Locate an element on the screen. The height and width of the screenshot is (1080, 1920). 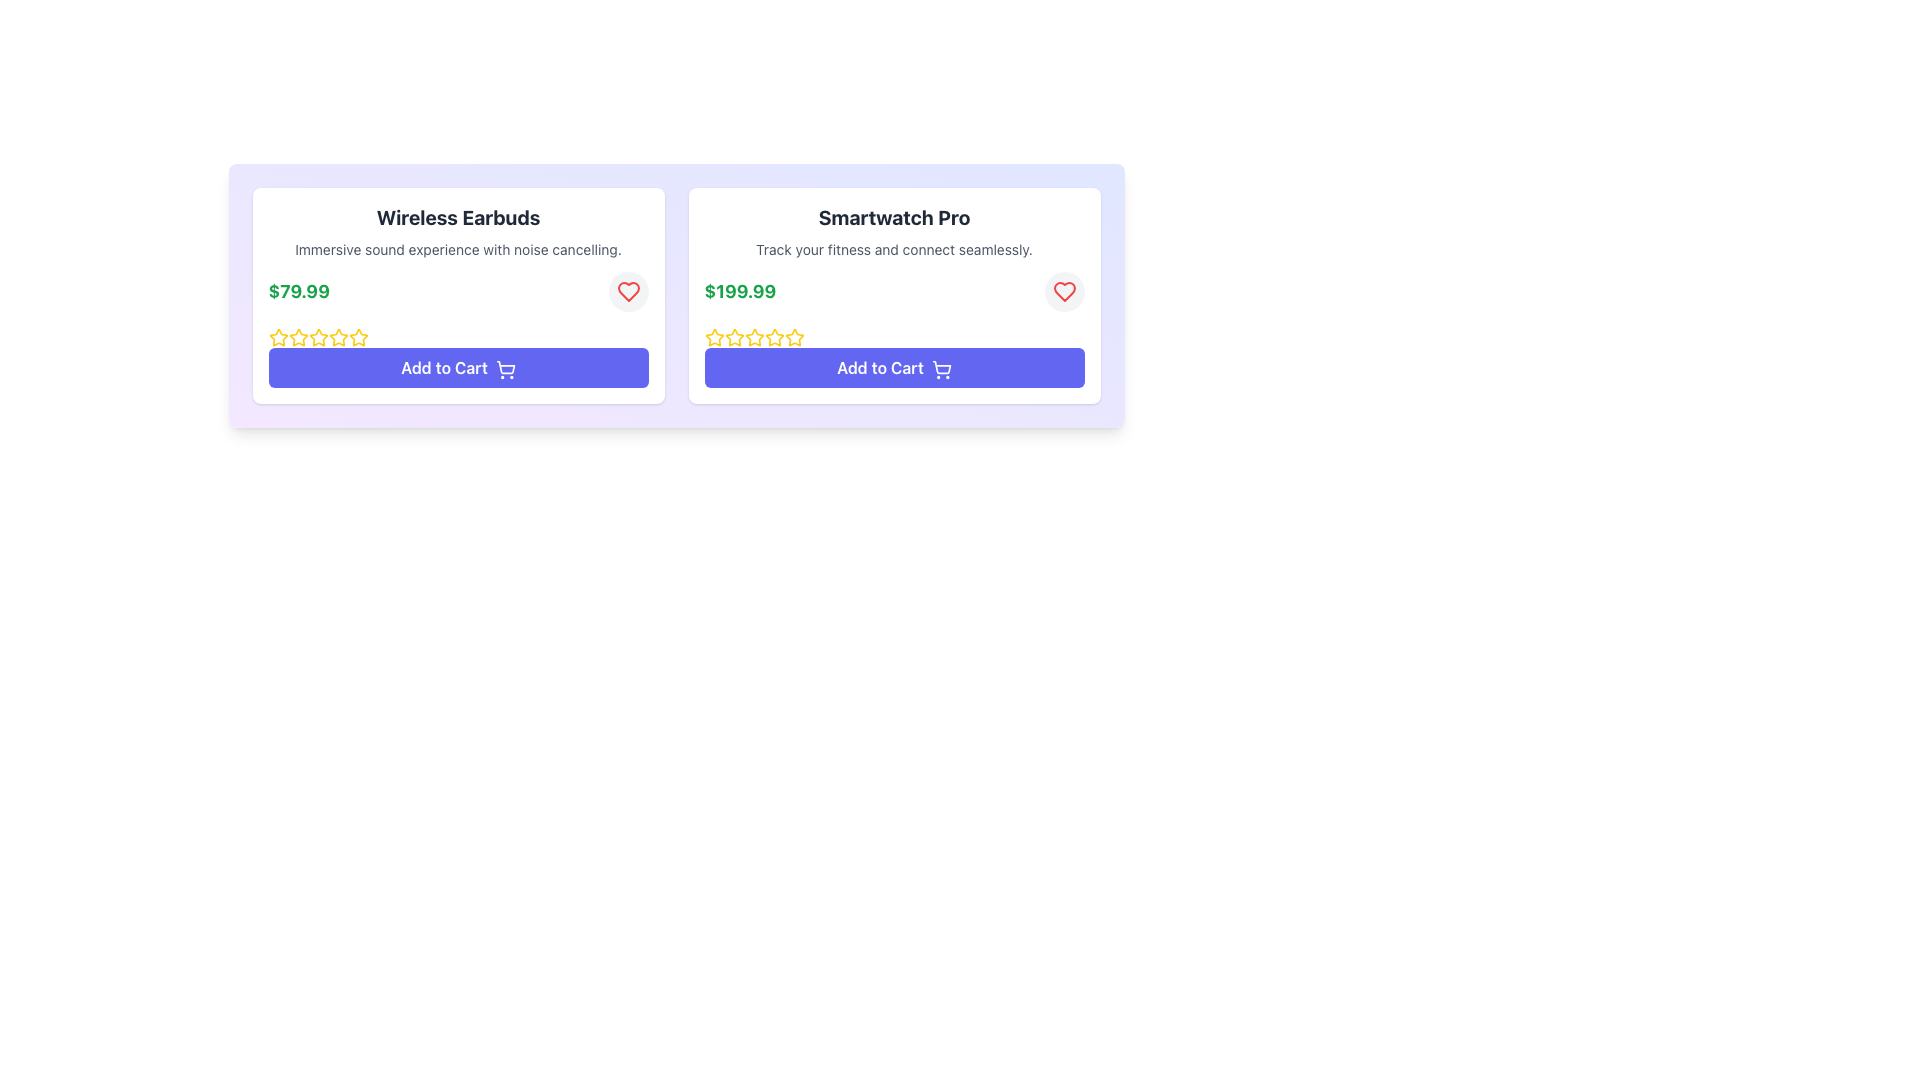
the button that adds the 'Smartwatch Pro' to the shopping cart, located below the star icons and price tag of '$199.99' is located at coordinates (893, 367).